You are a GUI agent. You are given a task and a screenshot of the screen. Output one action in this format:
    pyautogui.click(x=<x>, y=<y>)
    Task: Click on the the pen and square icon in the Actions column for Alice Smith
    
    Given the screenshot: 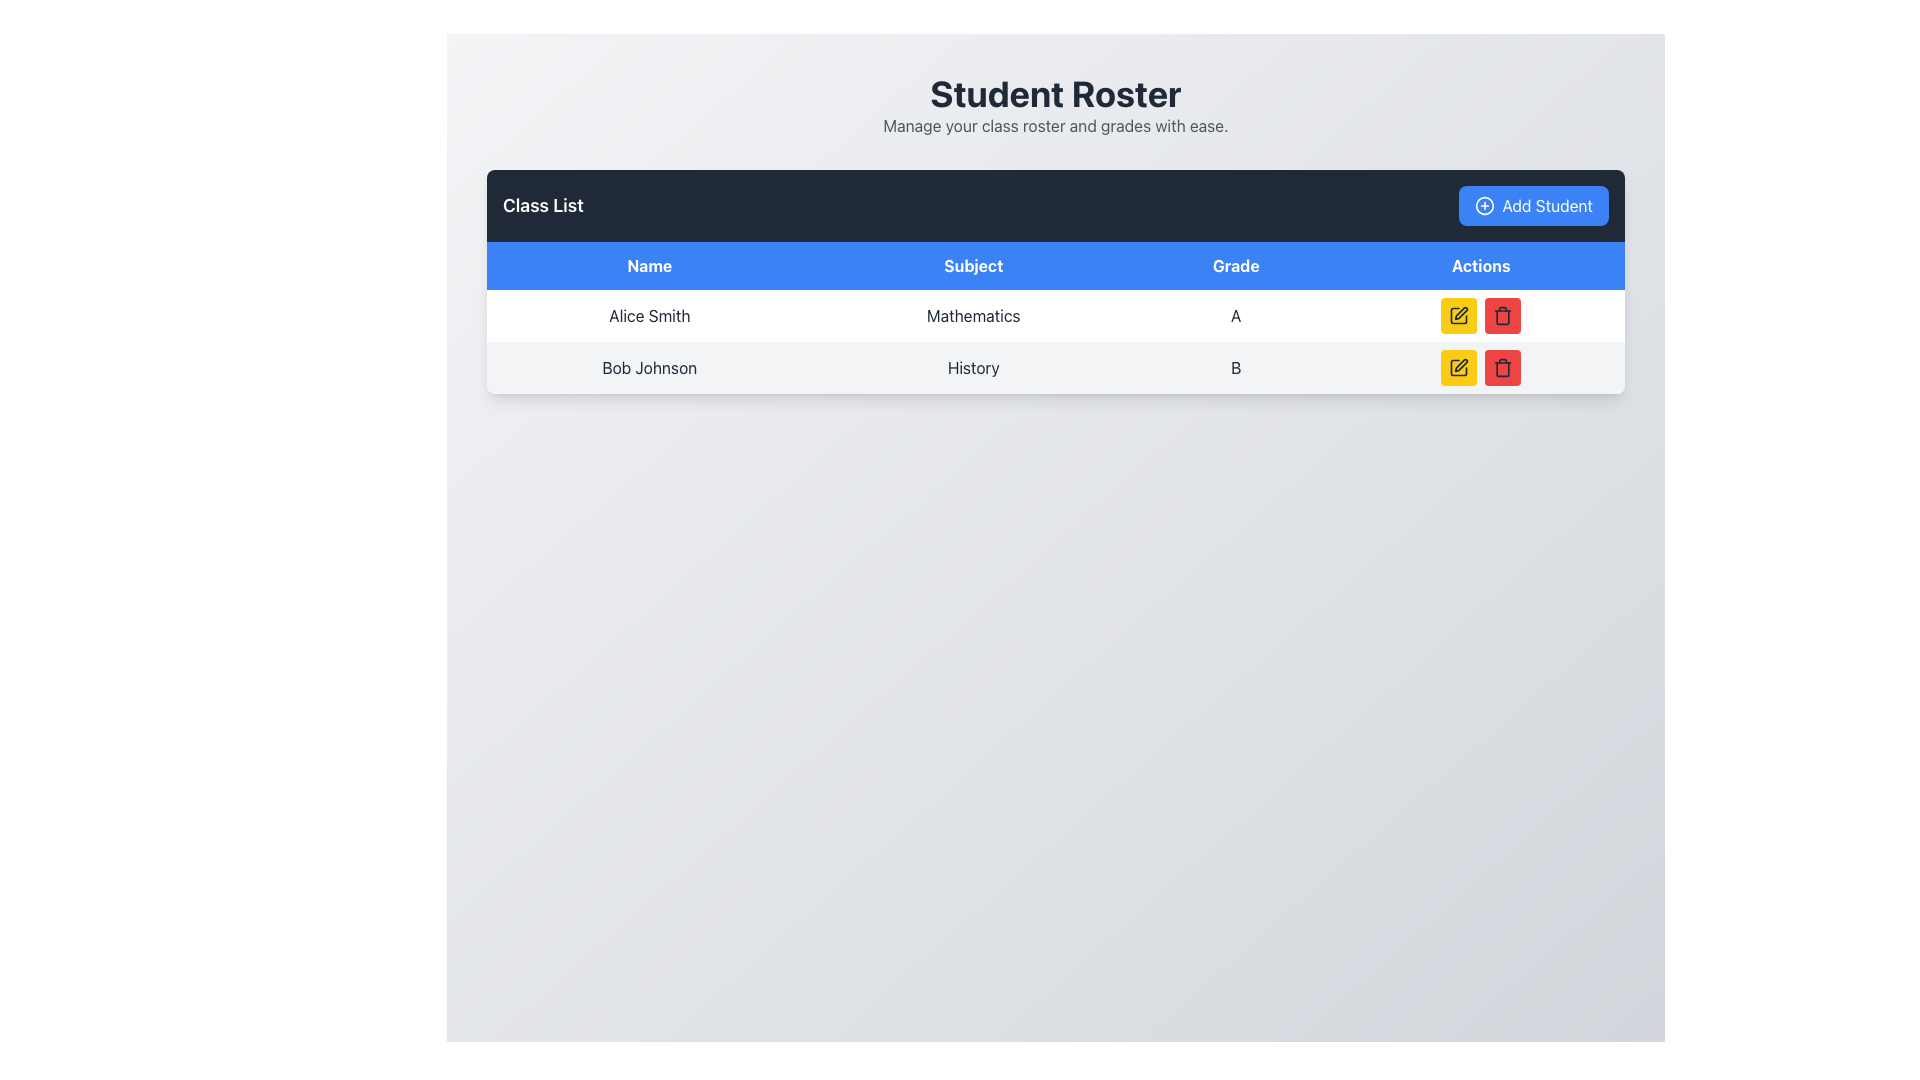 What is the action you would take?
    pyautogui.click(x=1459, y=315)
    